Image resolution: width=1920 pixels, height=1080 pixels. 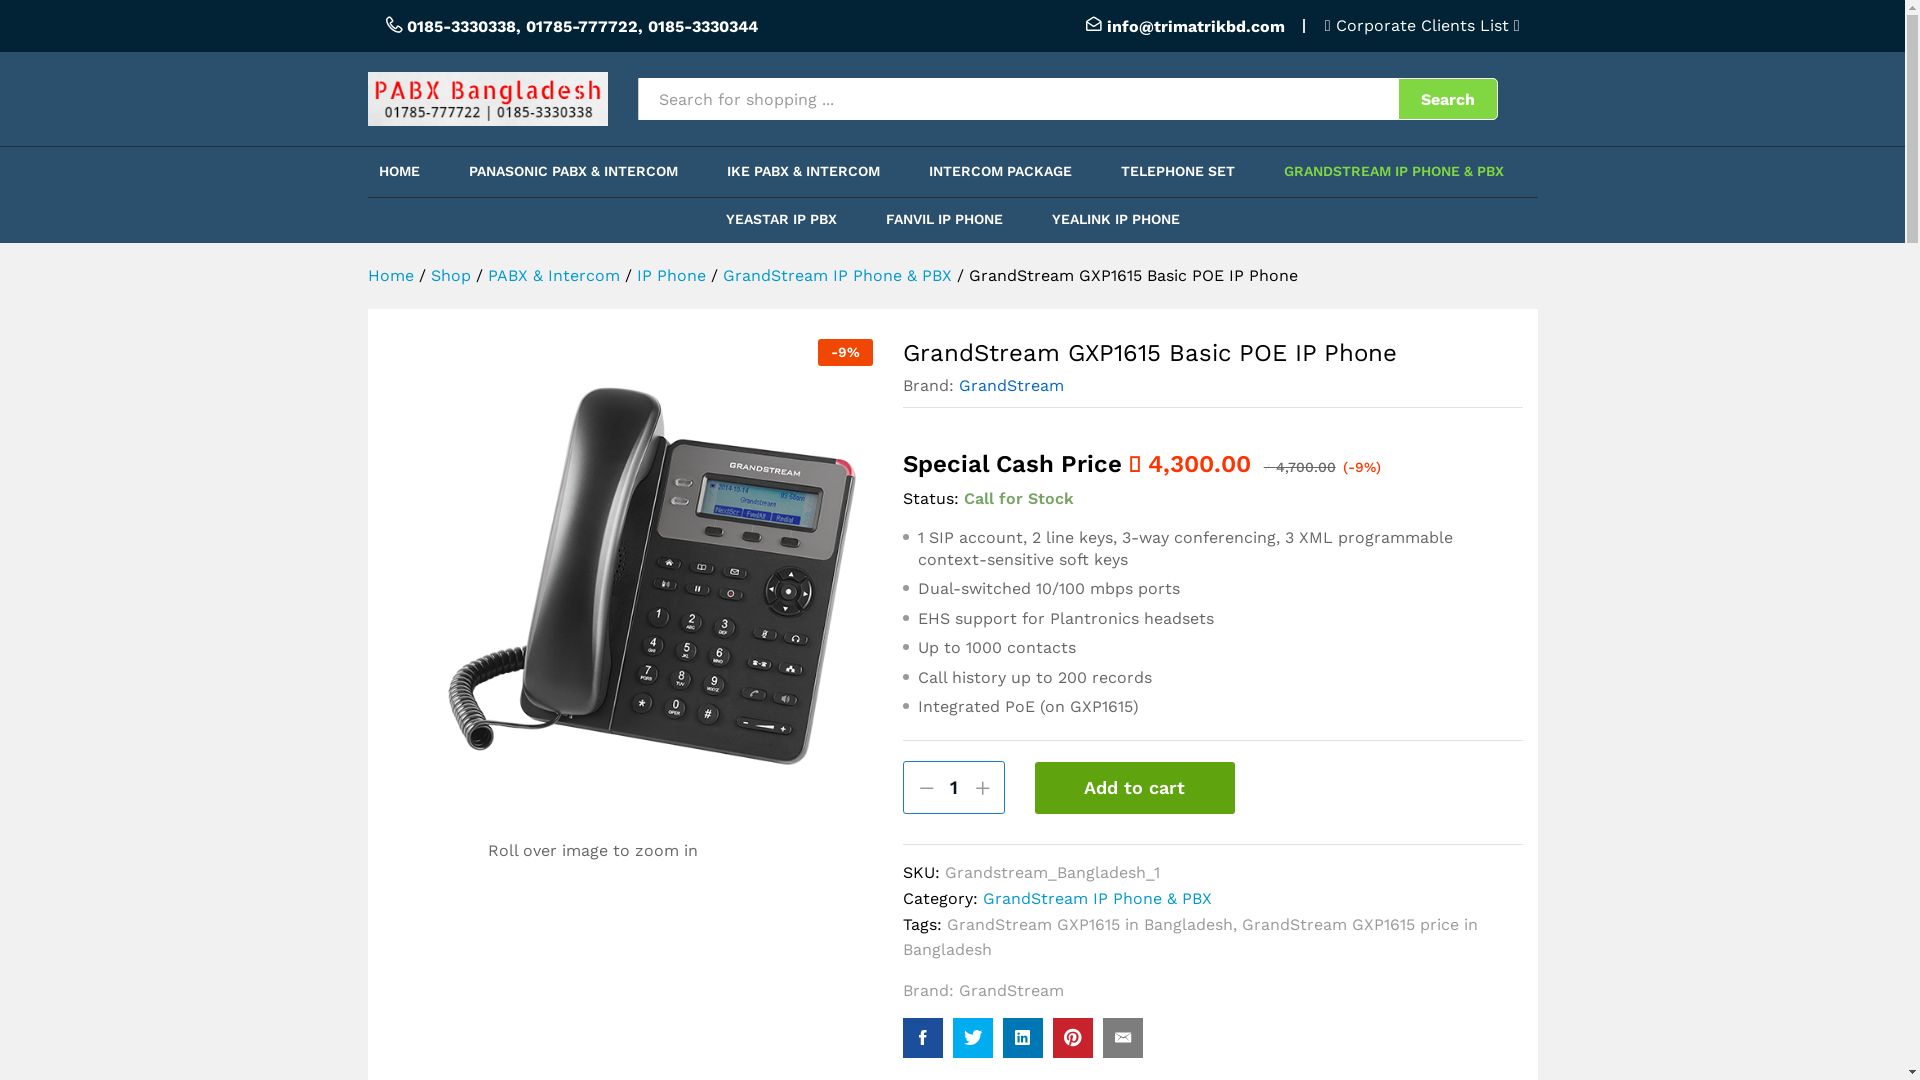 What do you see at coordinates (1011, 385) in the screenshot?
I see `'GrandStream'` at bounding box center [1011, 385].